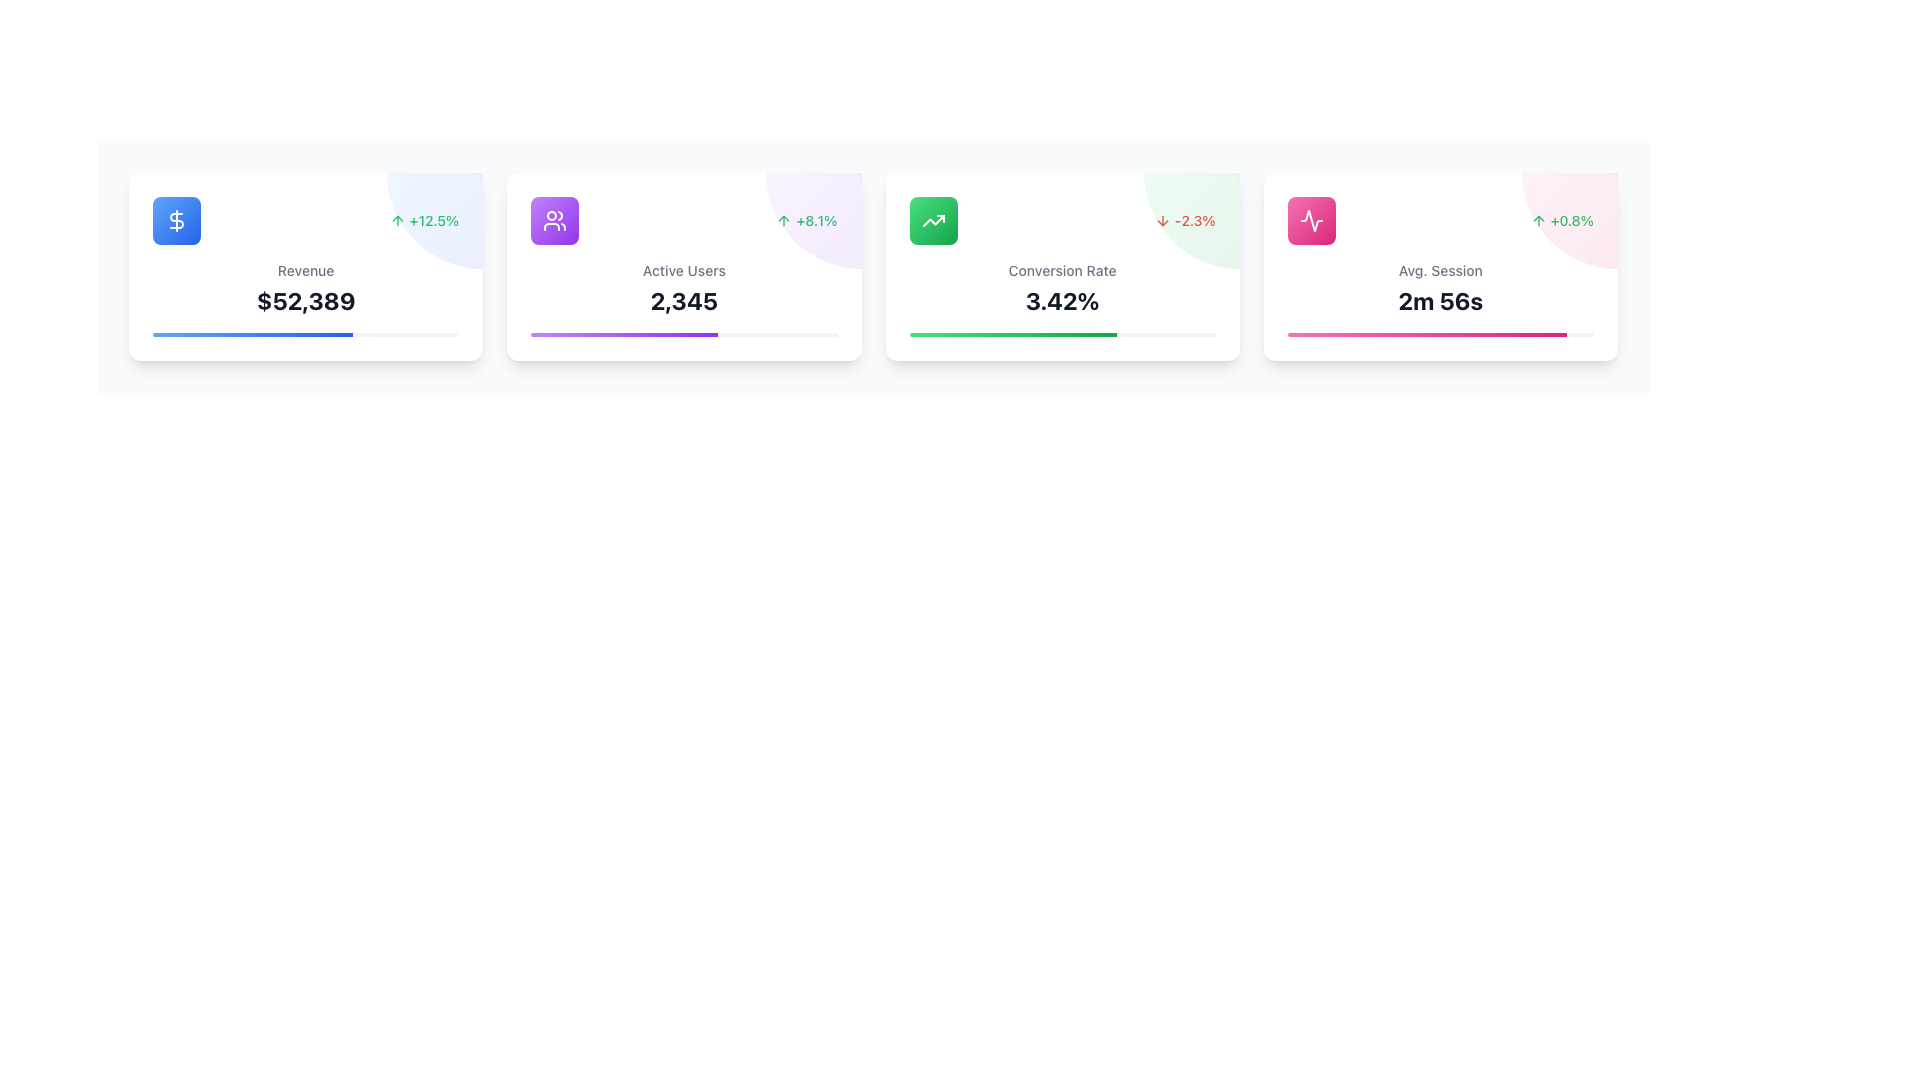 This screenshot has width=1920, height=1080. Describe the element at coordinates (623, 334) in the screenshot. I see `the filled portion of the Progress Indicator within the 'Active Users' card to check the current progress indication, which represents approximately 60.9% of the total progress` at that location.